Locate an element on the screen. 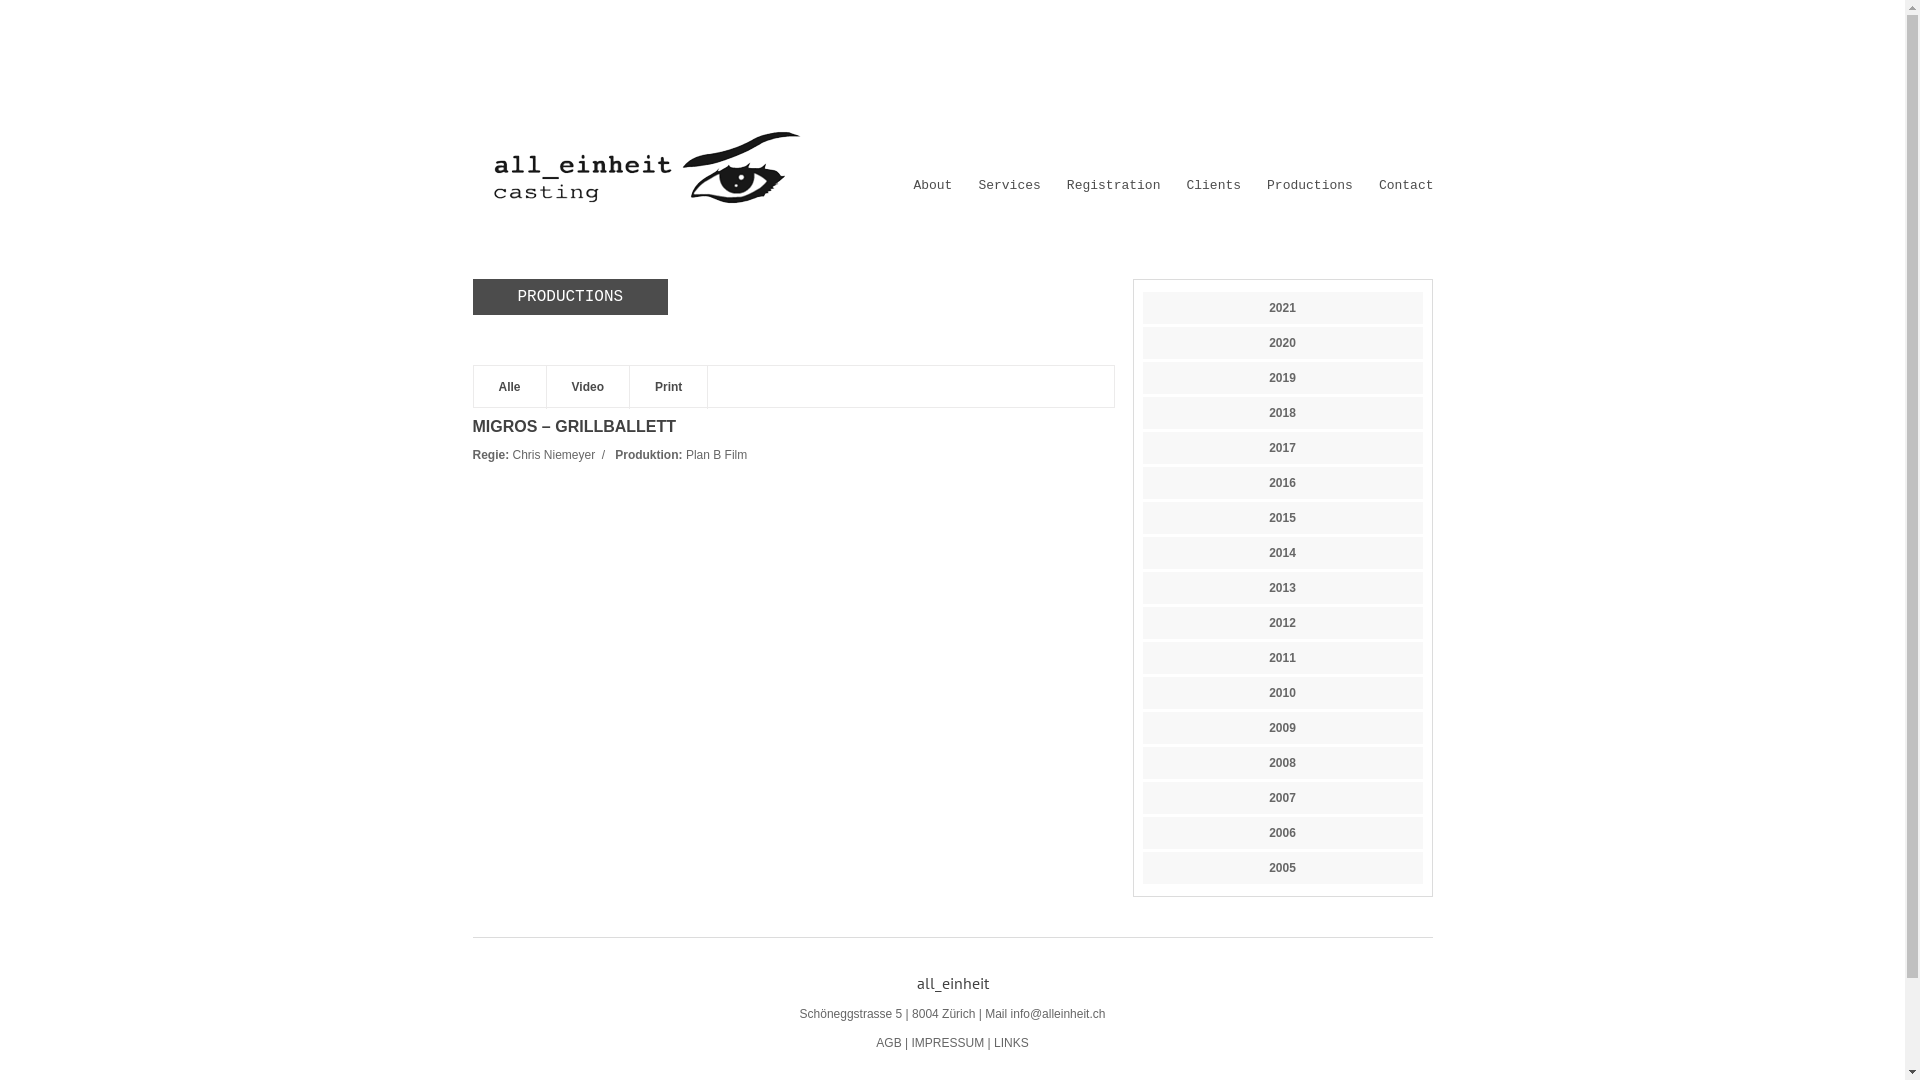 Image resolution: width=1920 pixels, height=1080 pixels. '2011' is located at coordinates (1142, 658).